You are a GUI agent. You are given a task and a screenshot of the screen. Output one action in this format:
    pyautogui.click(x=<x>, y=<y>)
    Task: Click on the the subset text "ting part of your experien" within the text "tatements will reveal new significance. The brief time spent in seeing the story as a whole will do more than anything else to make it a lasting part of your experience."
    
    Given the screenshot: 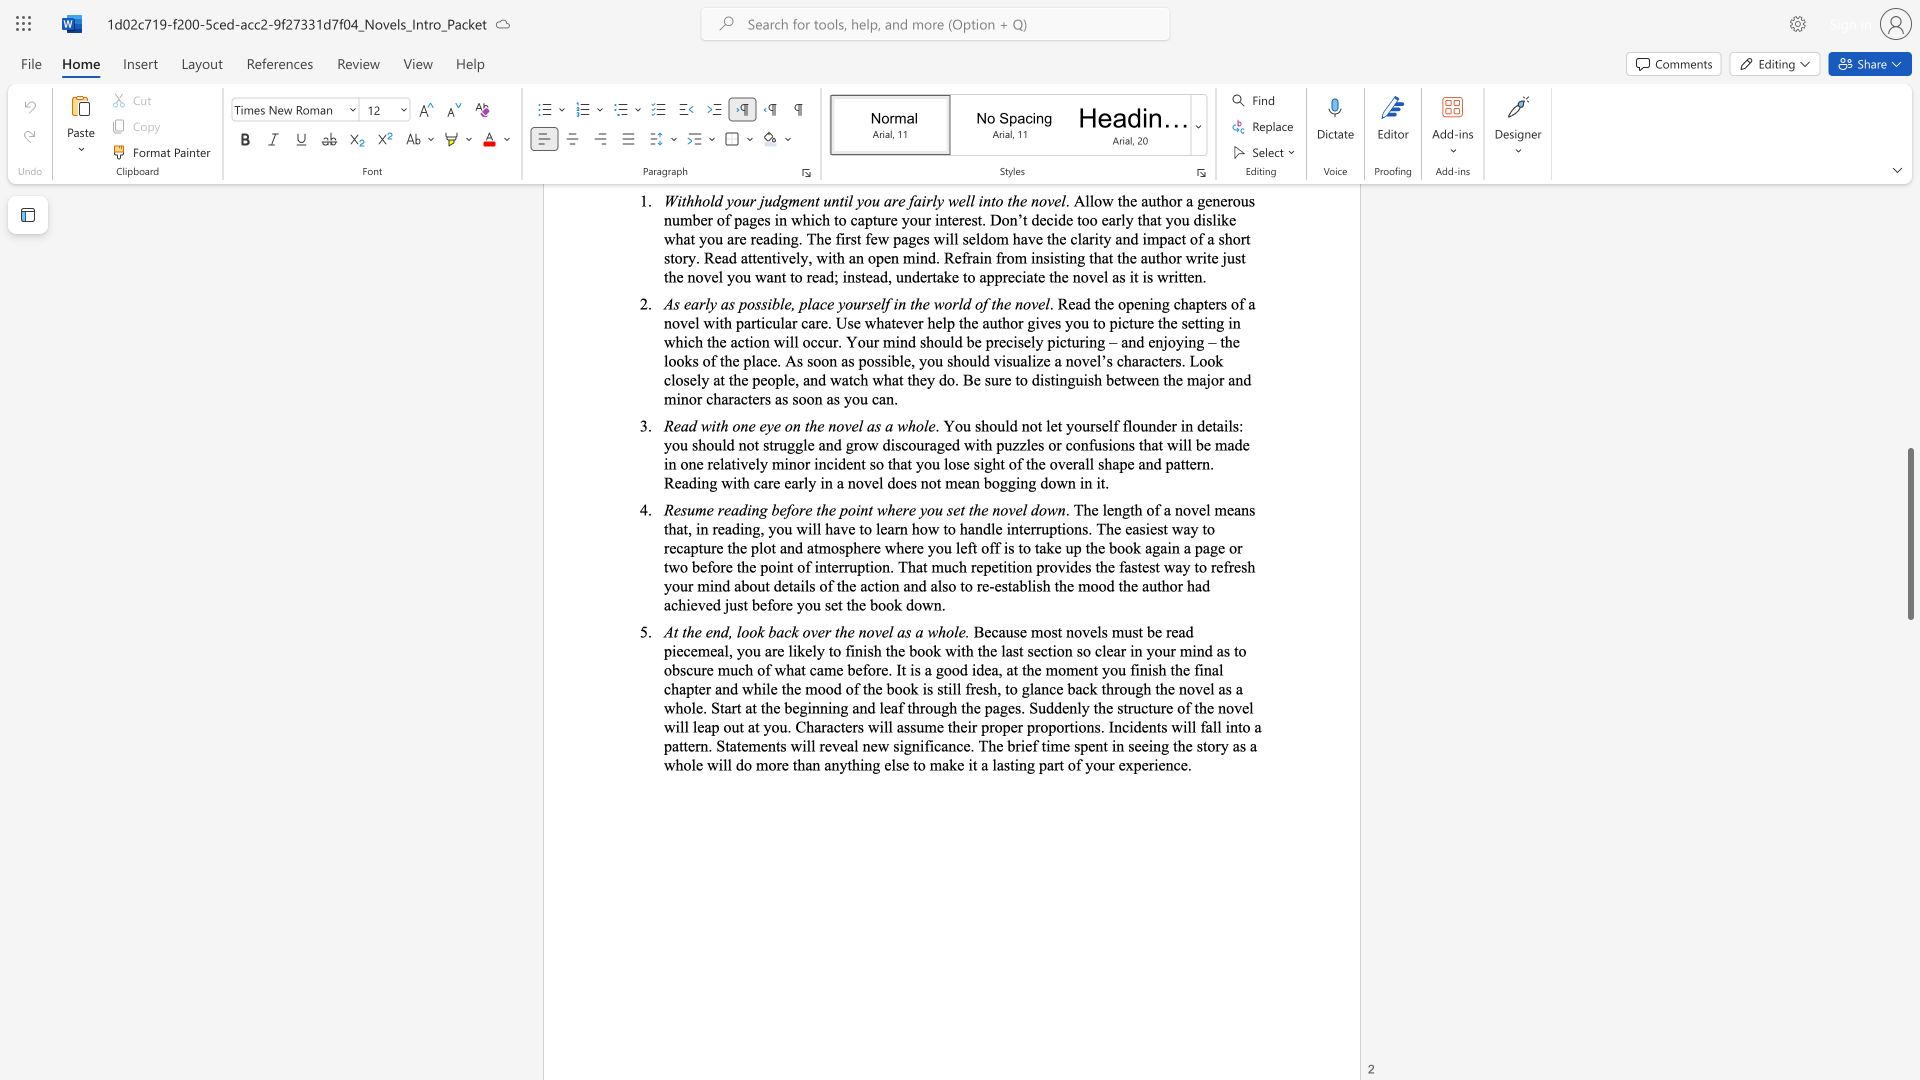 What is the action you would take?
    pyautogui.click(x=1010, y=764)
    